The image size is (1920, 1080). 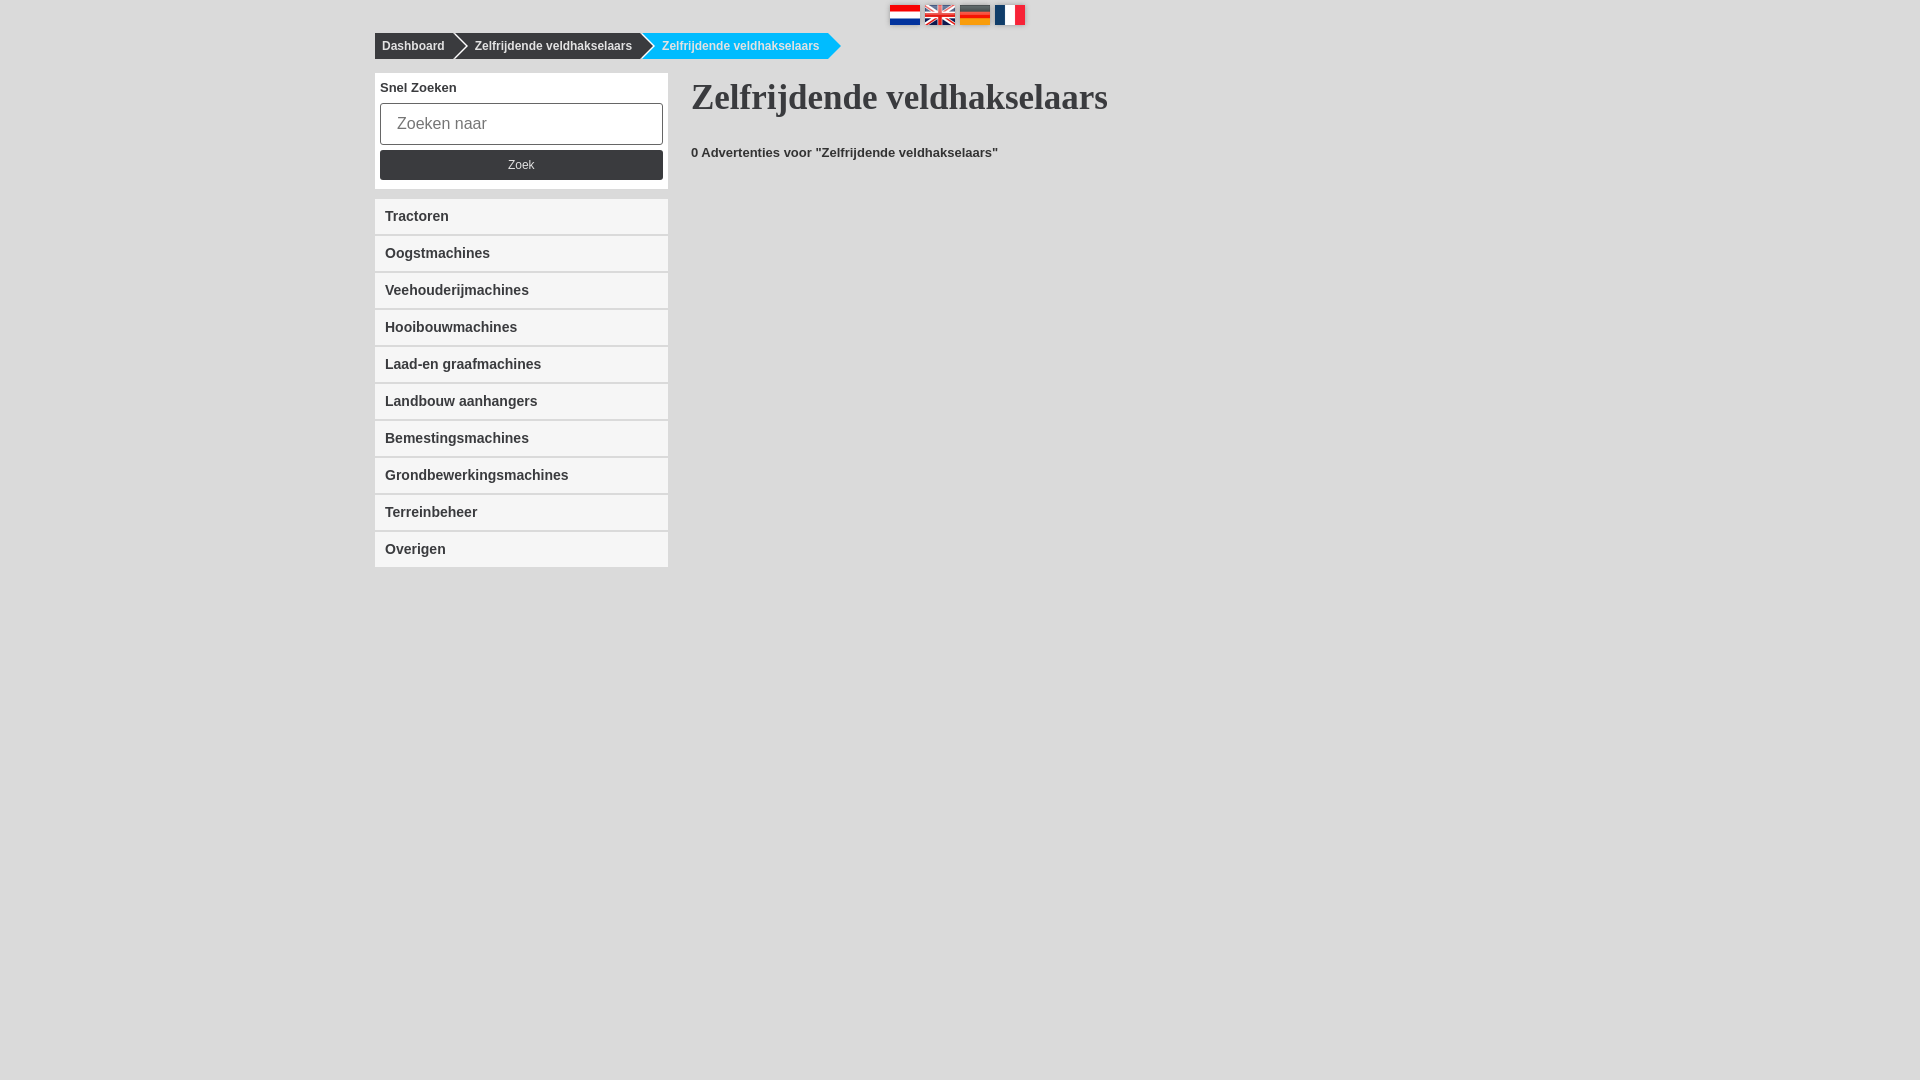 What do you see at coordinates (521, 475) in the screenshot?
I see `'Grondbewerkingsmachines'` at bounding box center [521, 475].